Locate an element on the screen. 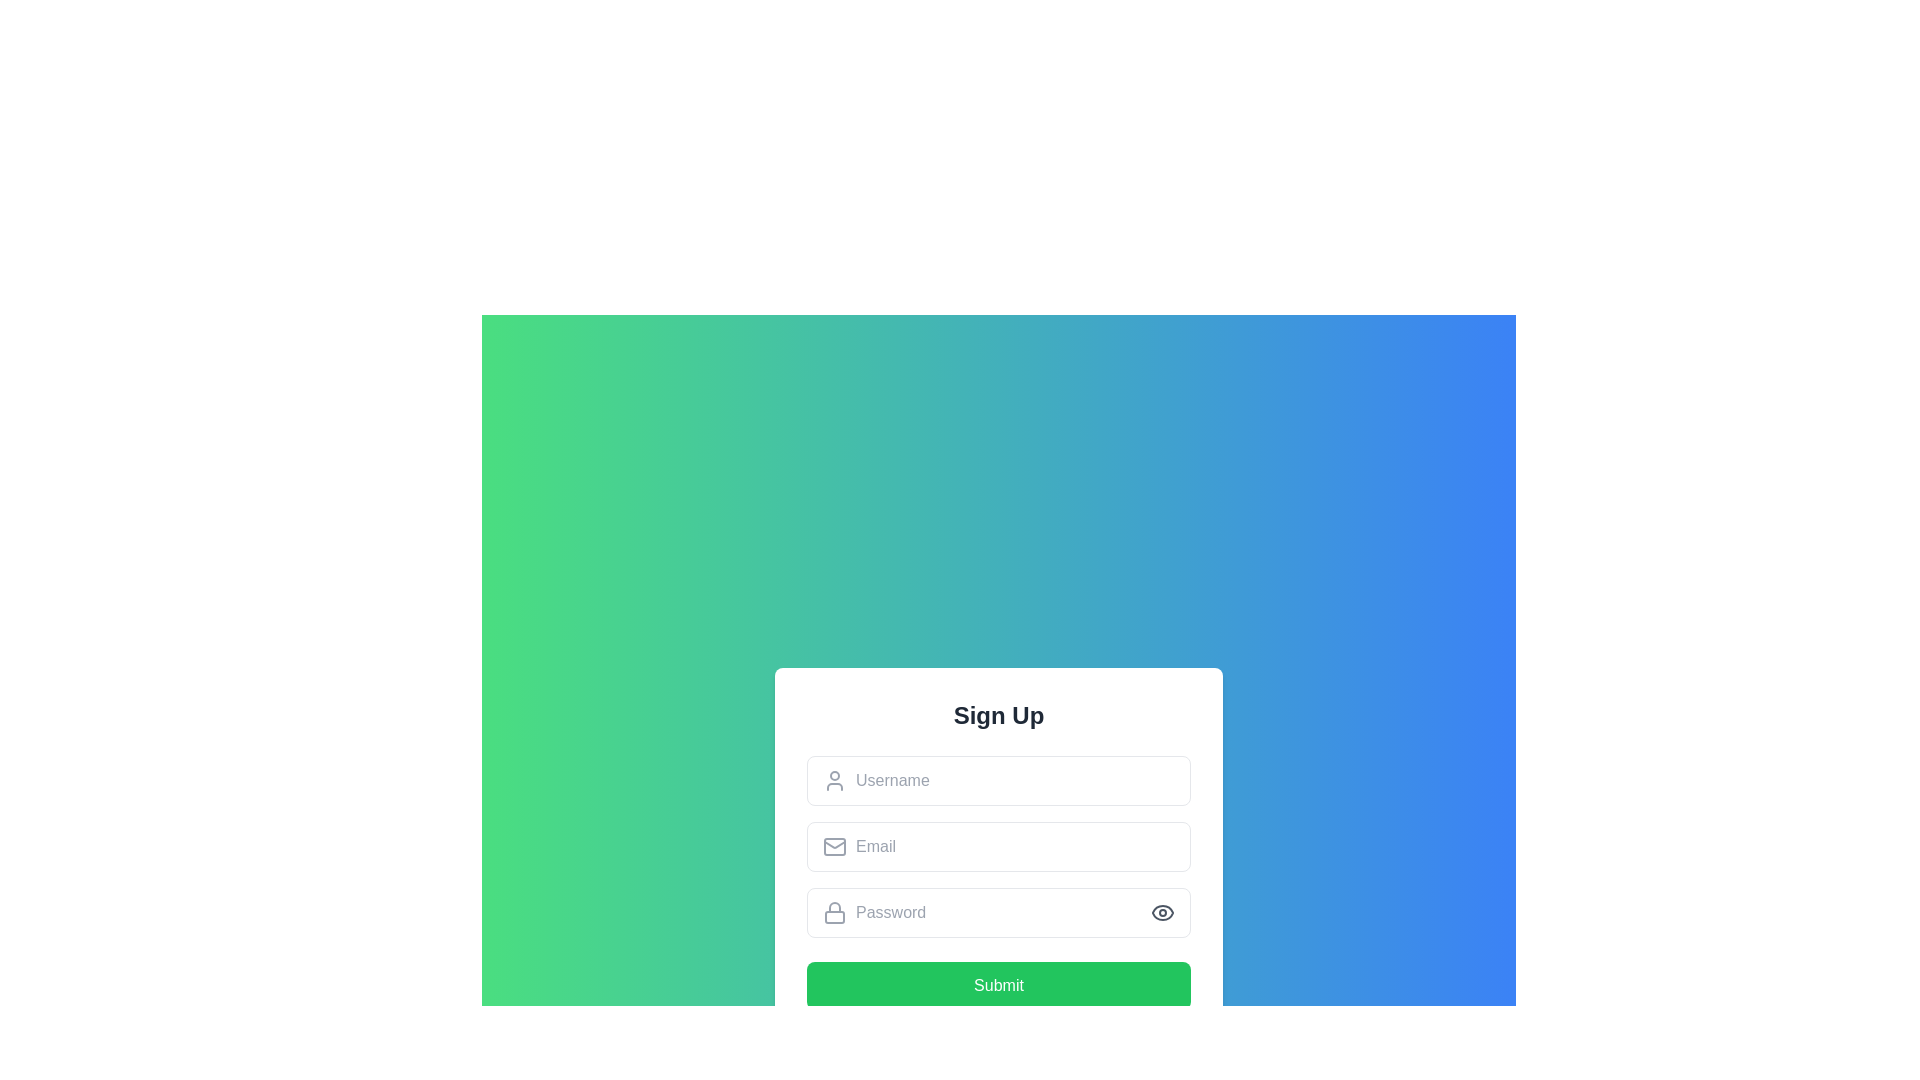 This screenshot has width=1920, height=1080. the gray envelope-shaped icon located in the email field entry section, positioned to the left of the input box is located at coordinates (835, 847).